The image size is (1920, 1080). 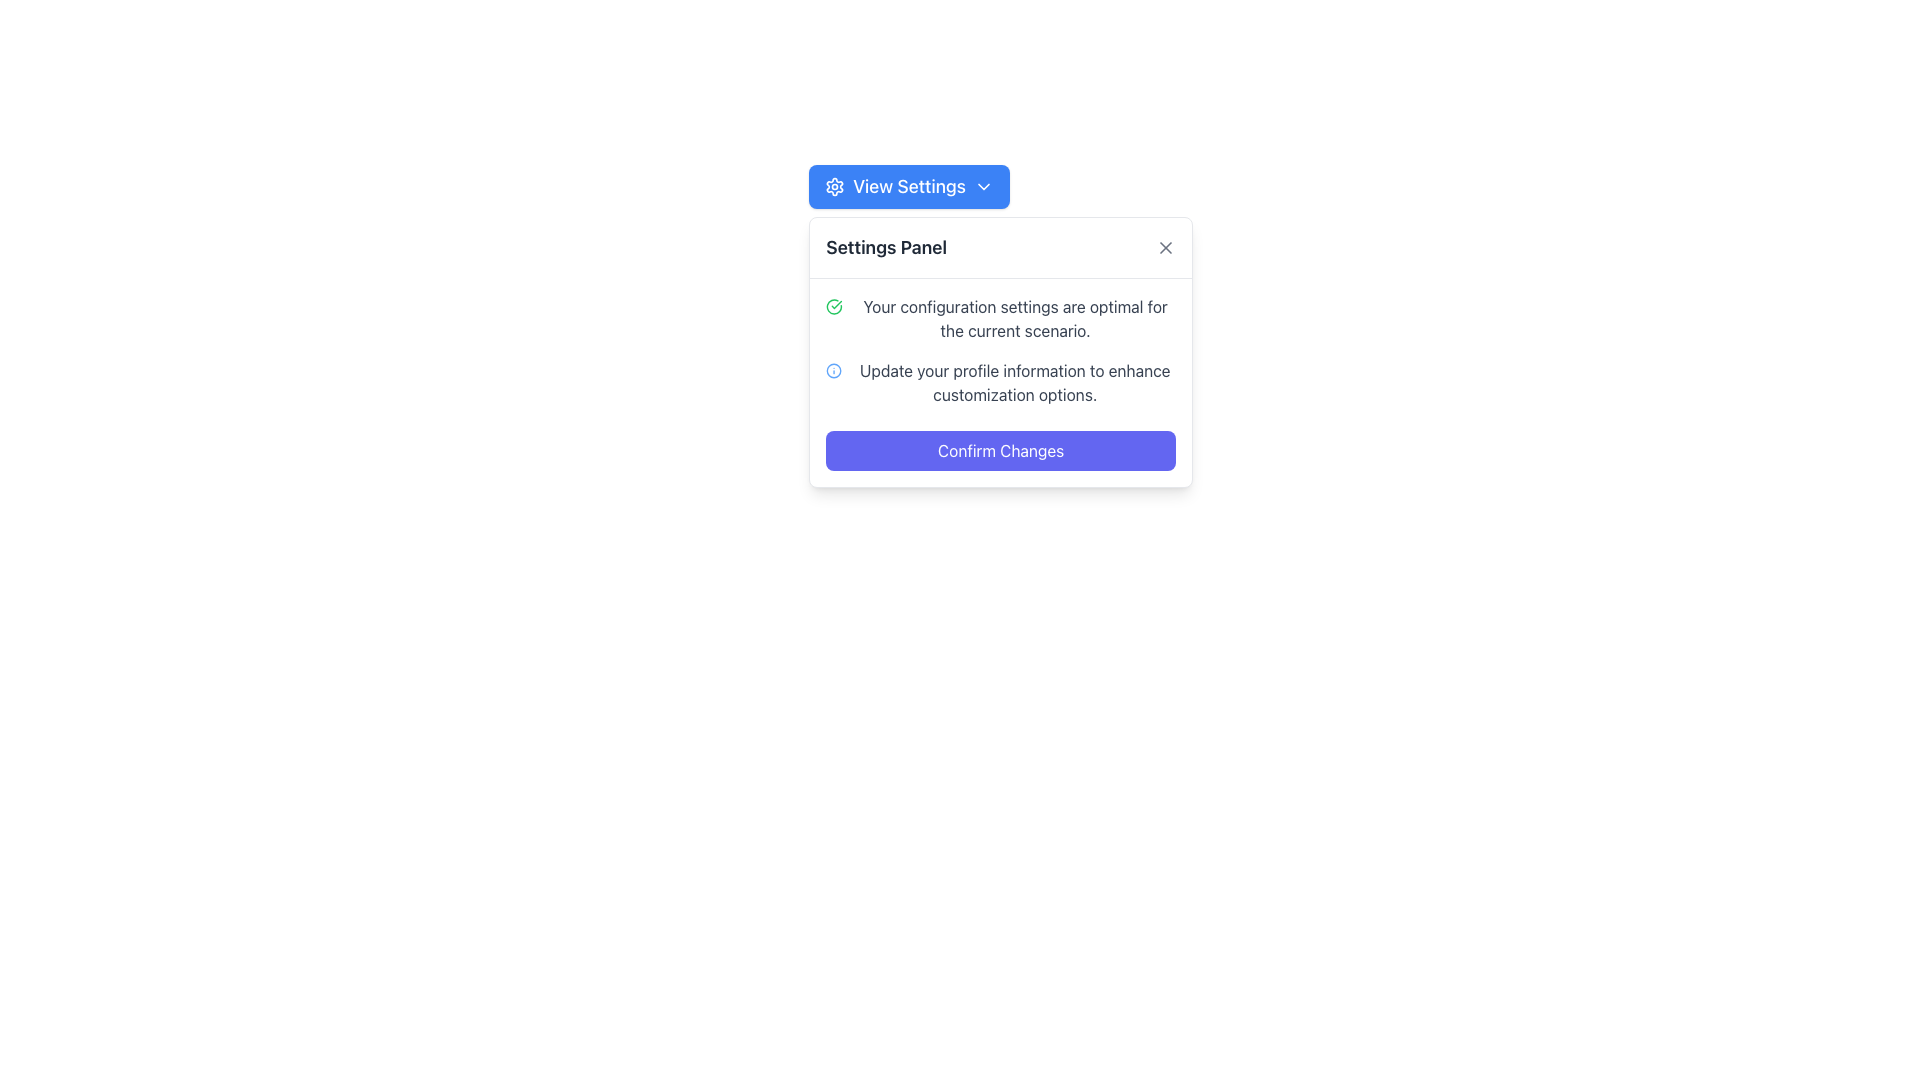 I want to click on keyboard navigation, so click(x=1166, y=246).